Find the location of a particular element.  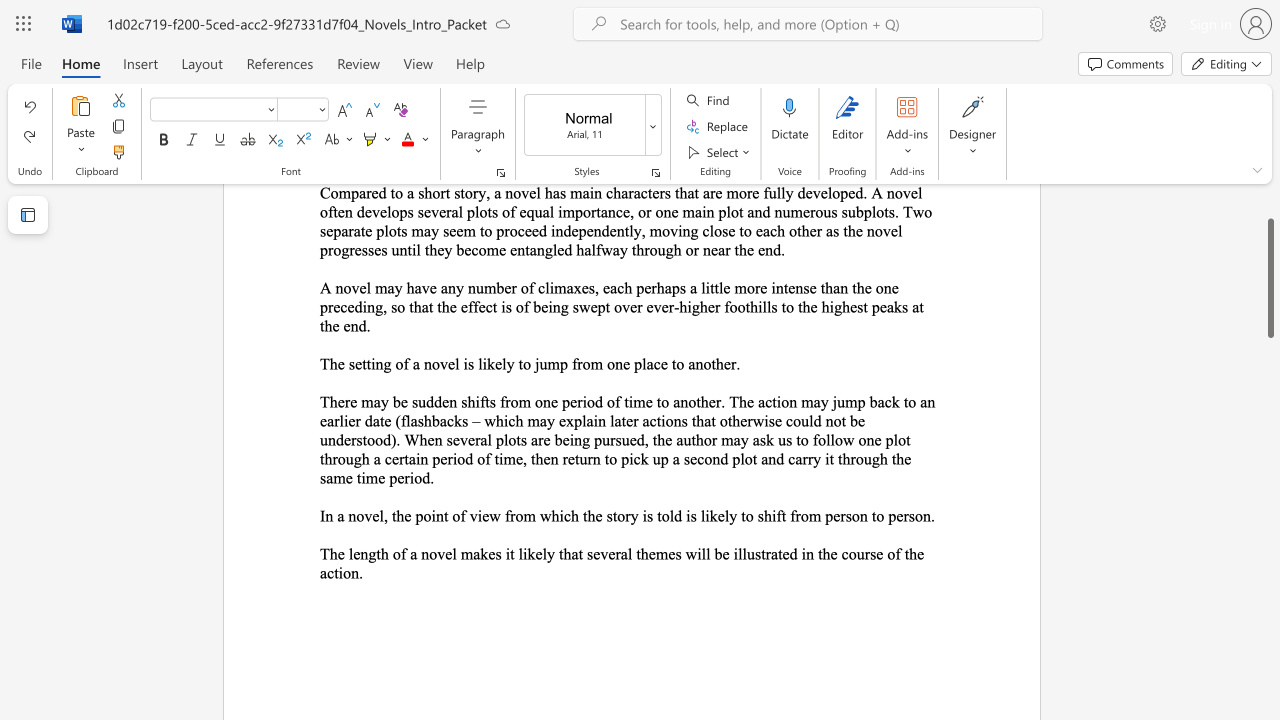

the subset text ", so that the effect is of being swept ove" within the text "A novel may have any number of climaxes, each perhaps a little more intense than the one preceding, so that the effect is of being swept over ever-higher foothills to the highest peaks at the end." is located at coordinates (383, 307).